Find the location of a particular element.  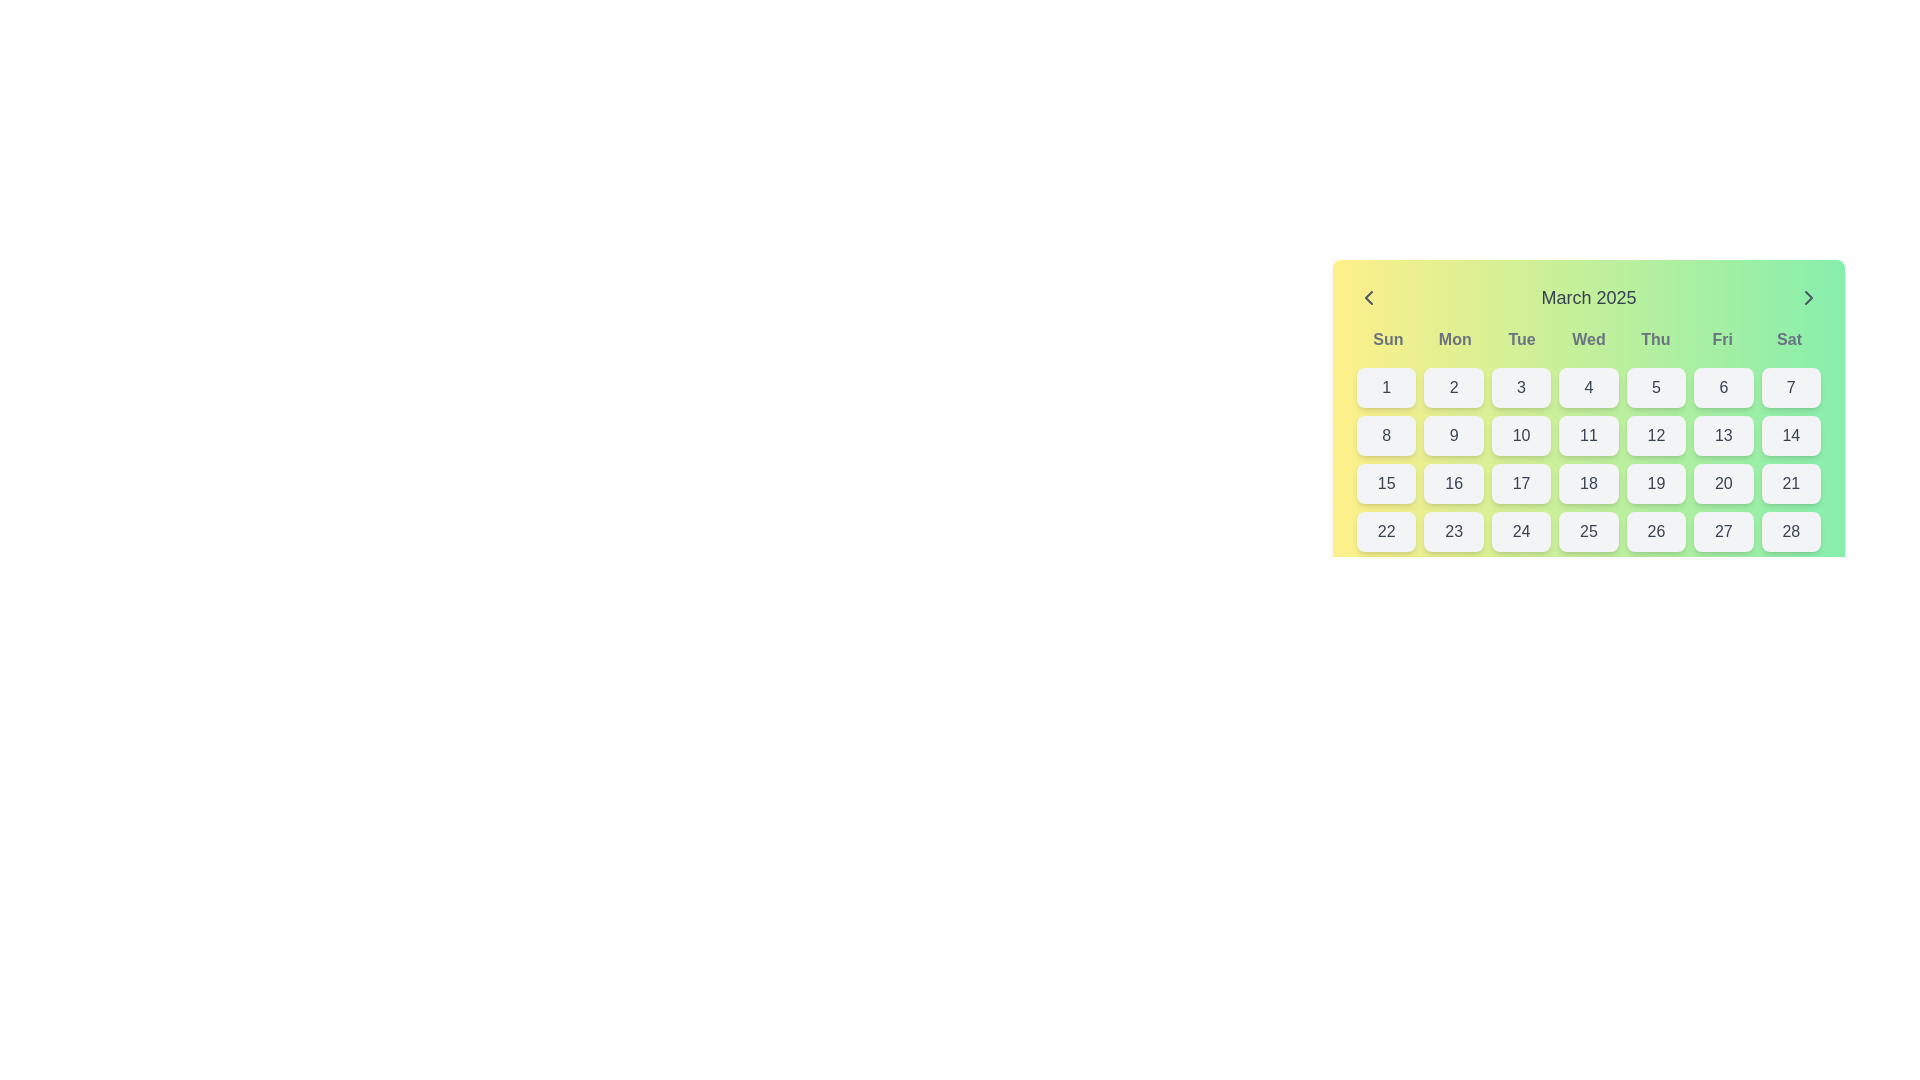

the text element that displays the current month and year, located at the top of the calendar interface between two arrow icons is located at coordinates (1587, 297).